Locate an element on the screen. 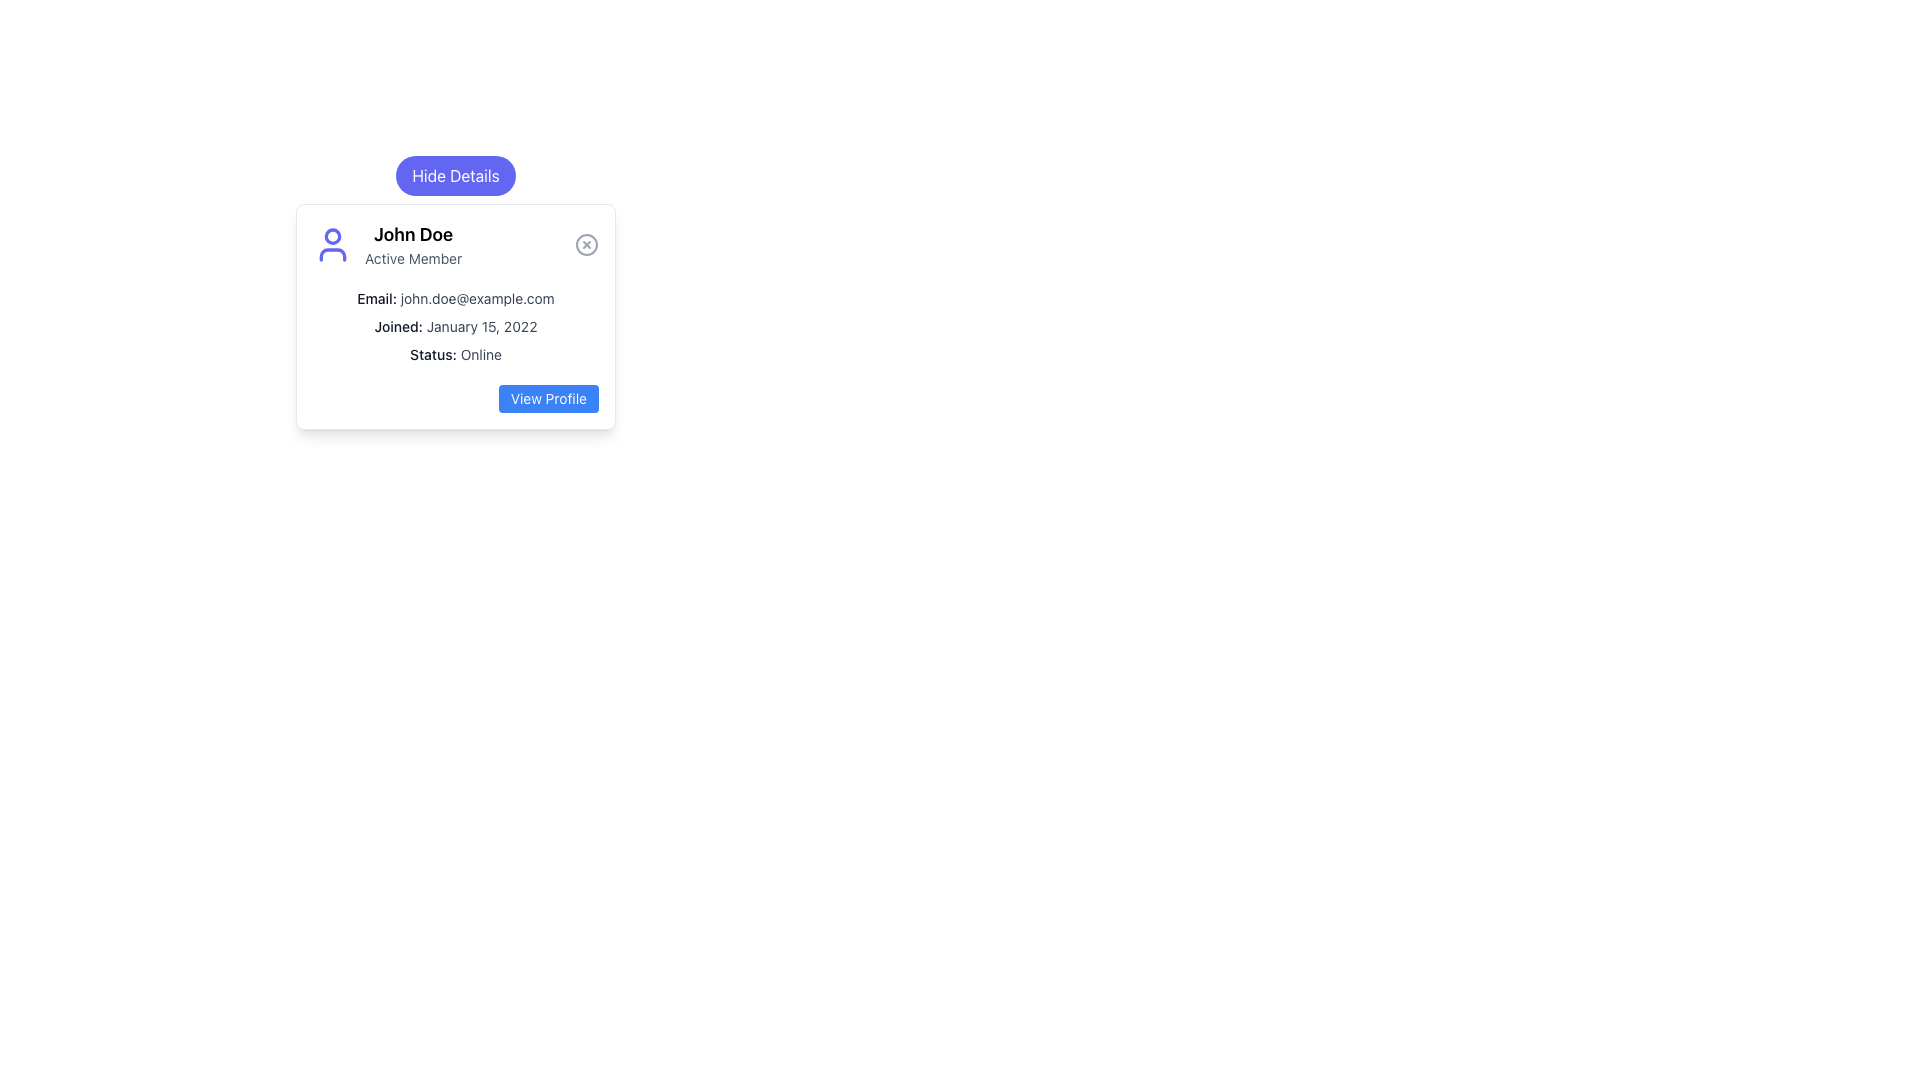  the circular close icon located at the top-right corner of the user profile card for user 'John Doe' is located at coordinates (585, 244).